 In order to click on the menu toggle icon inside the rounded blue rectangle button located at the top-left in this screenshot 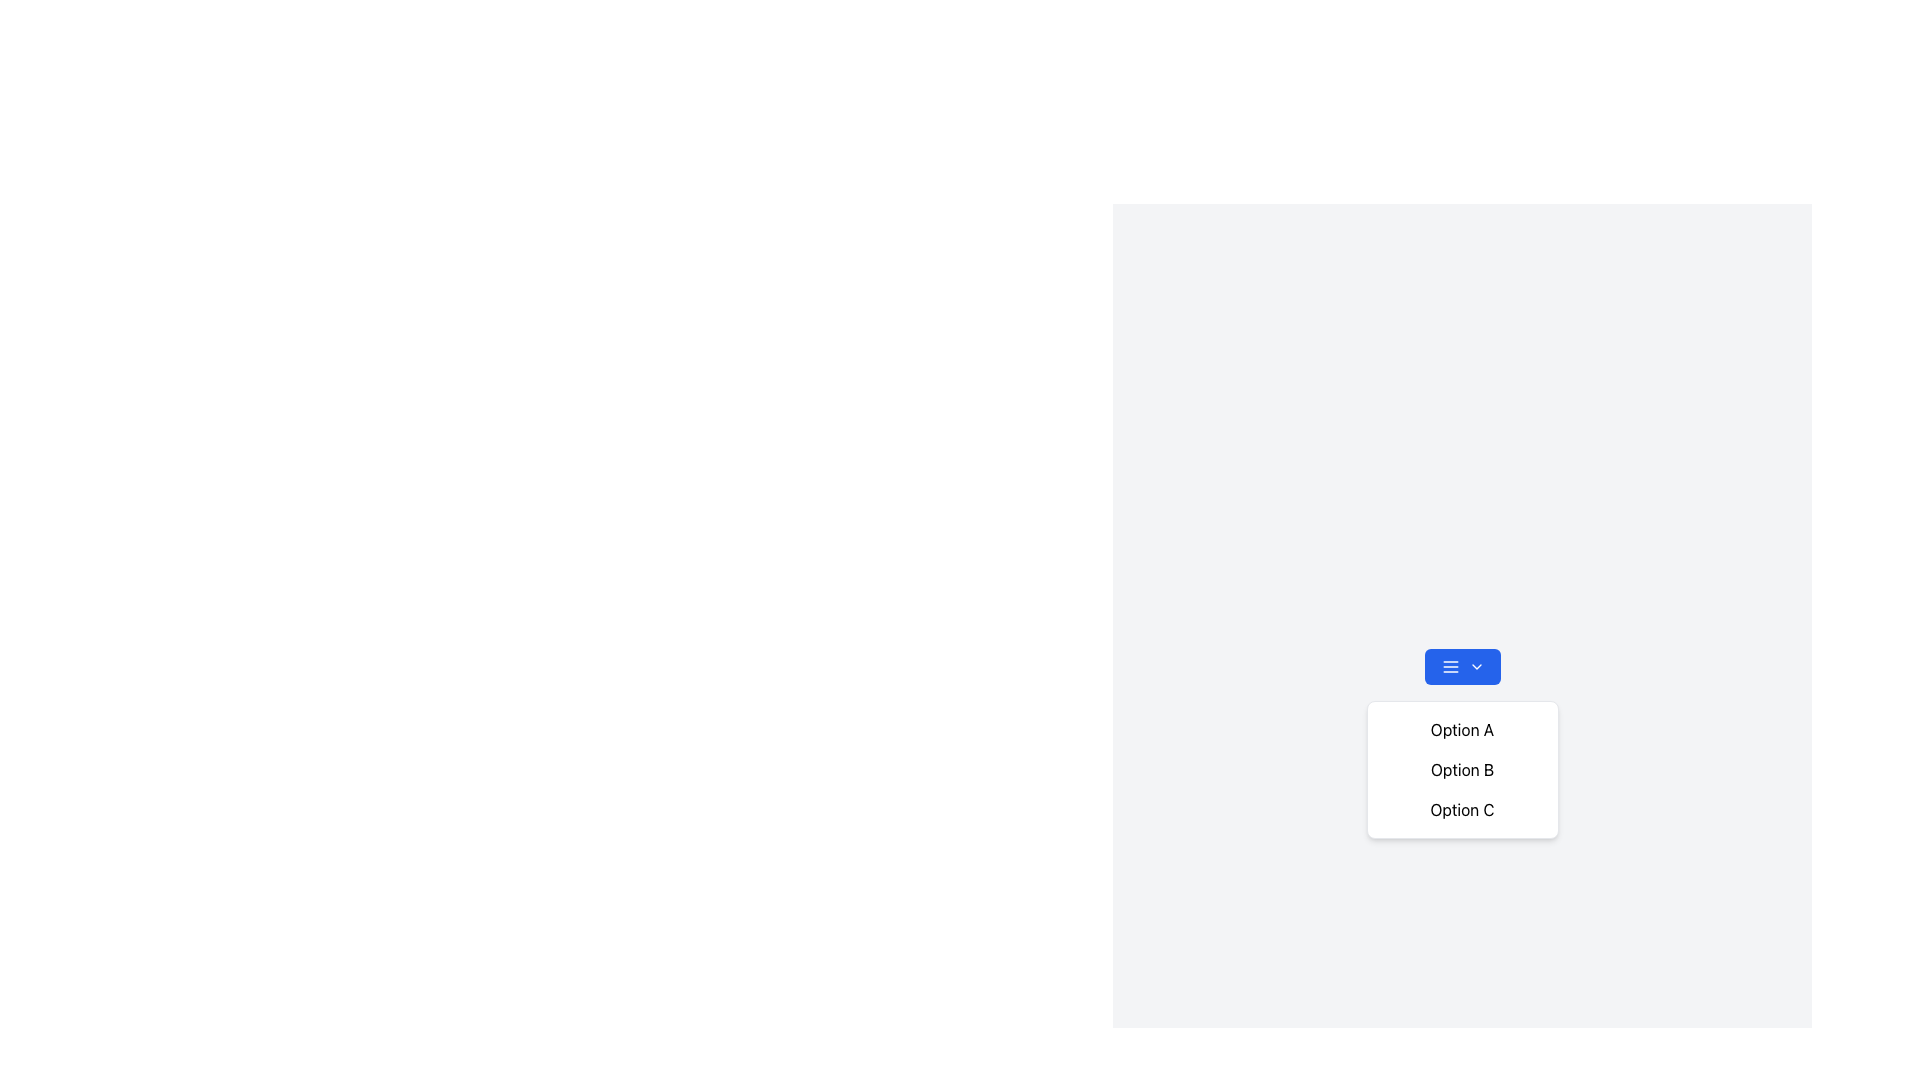, I will do `click(1450, 667)`.